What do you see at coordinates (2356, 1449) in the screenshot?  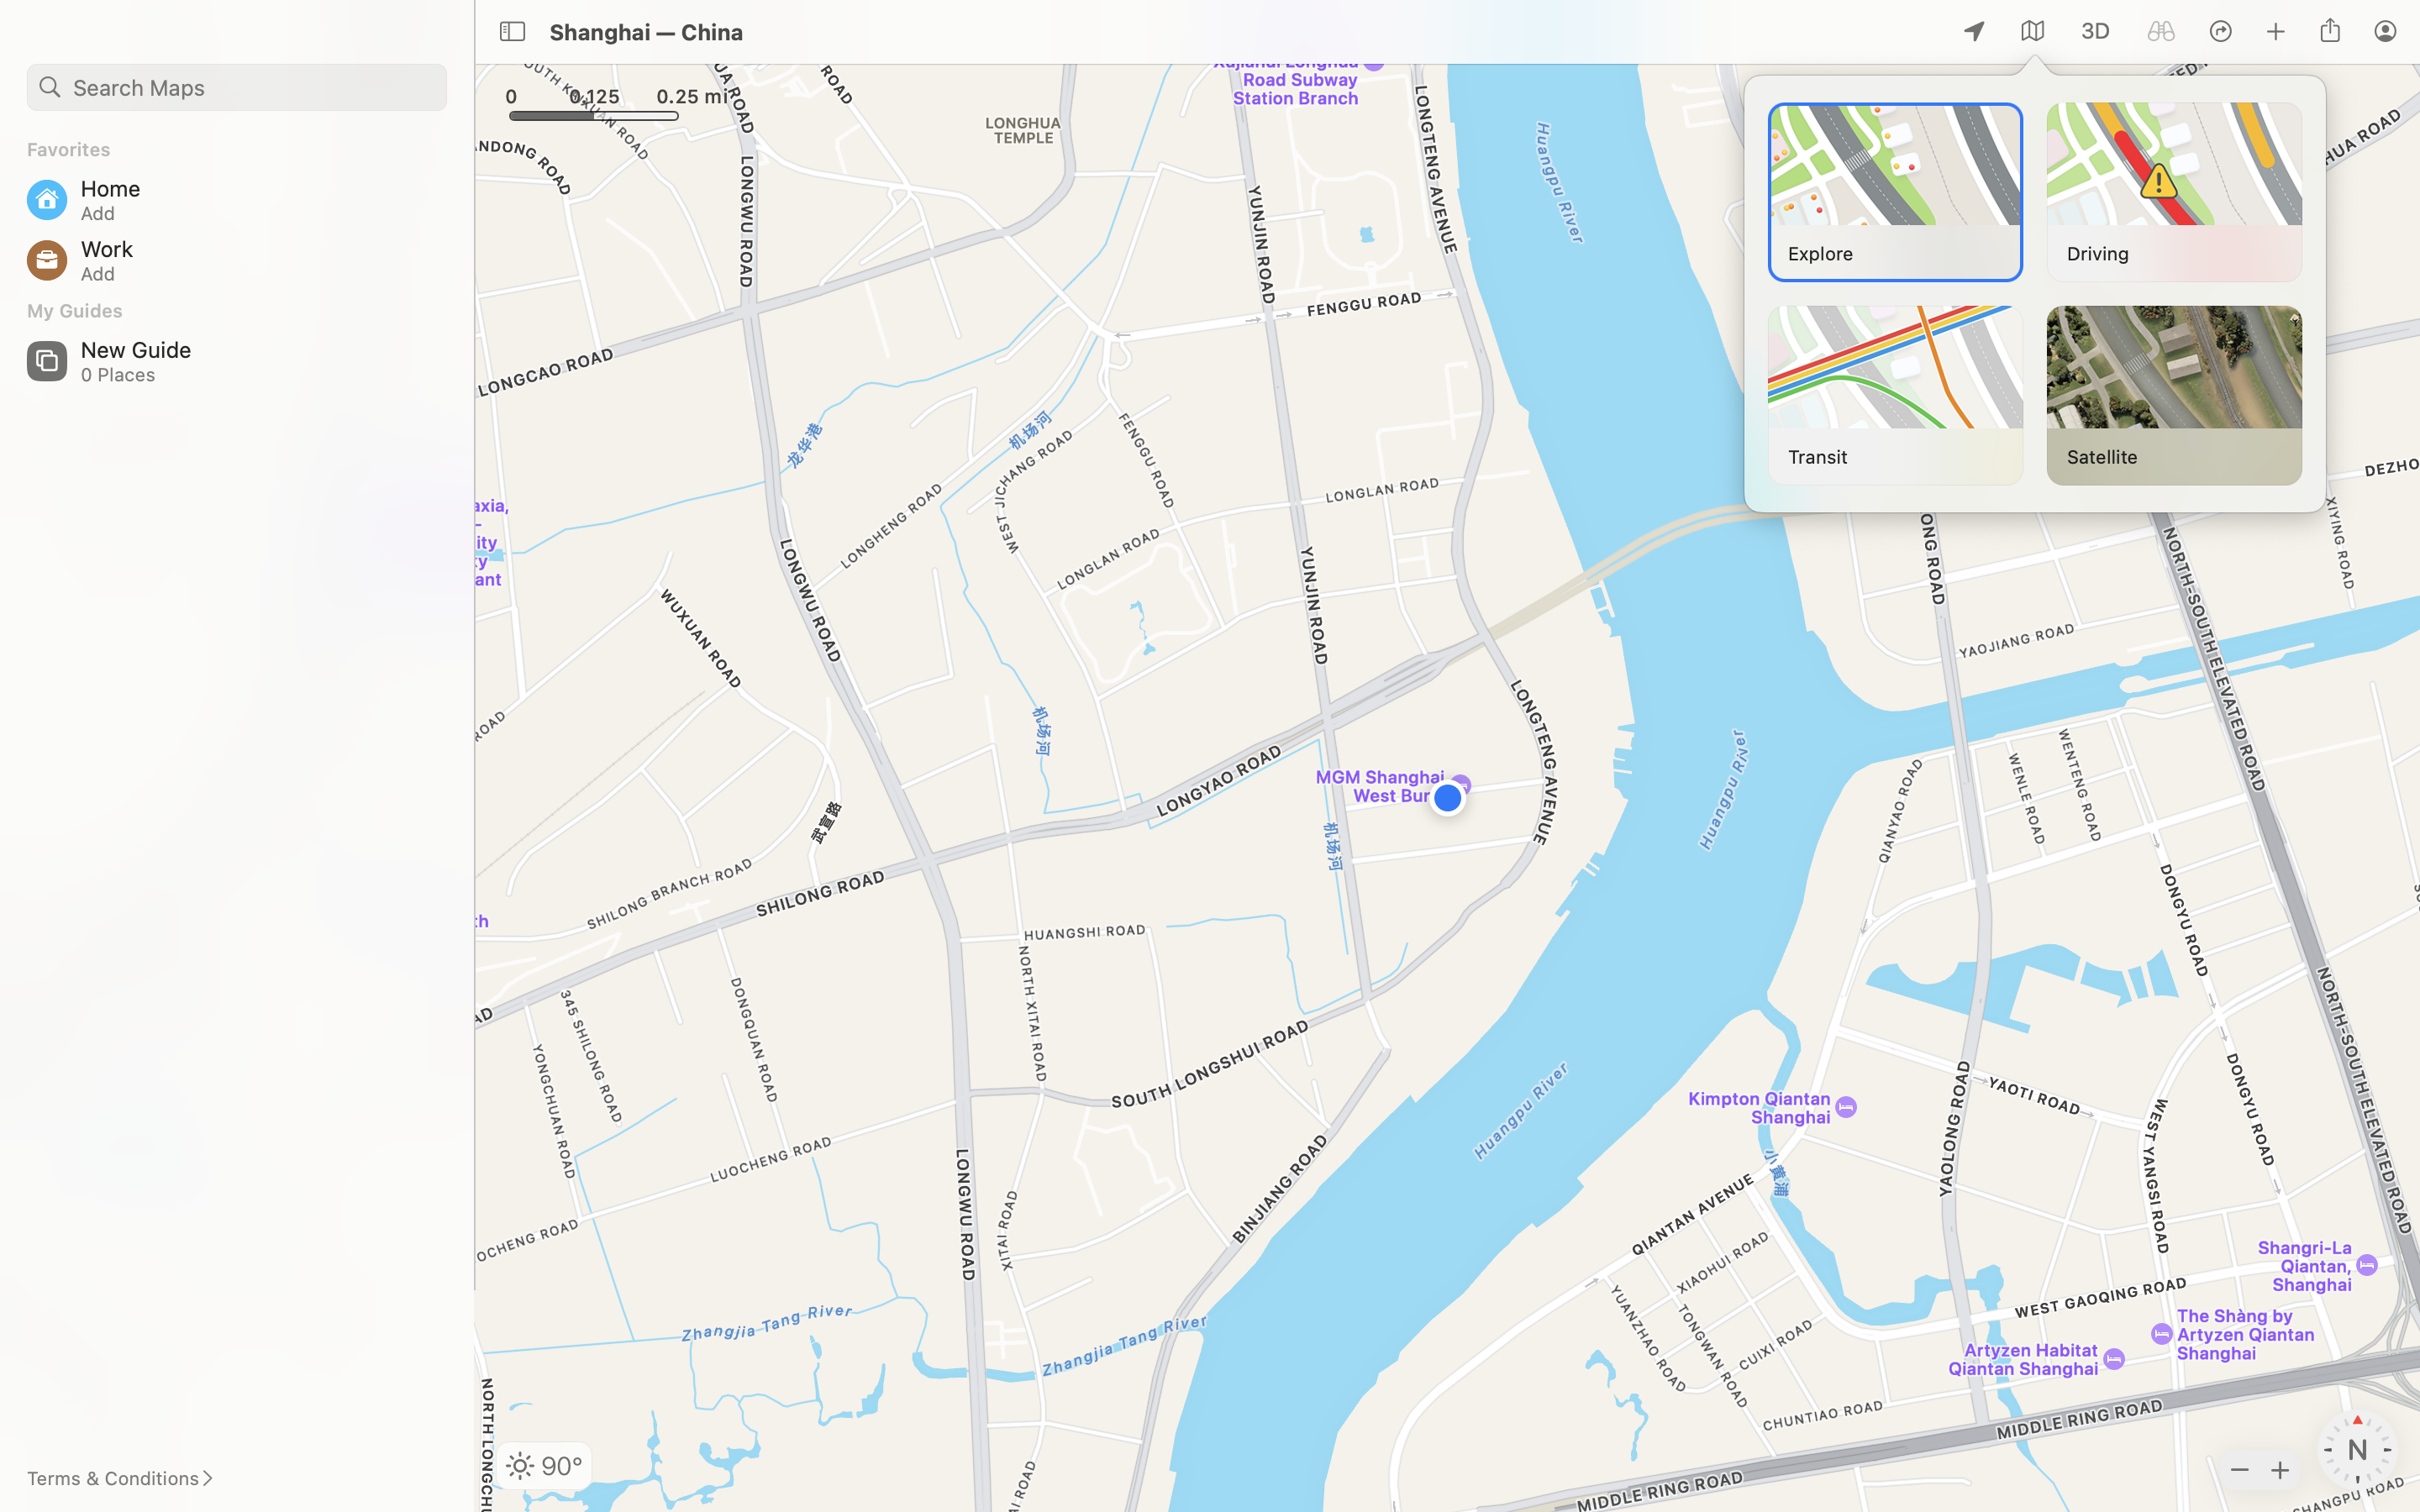 I see `'Heading: 0 degrees North'` at bounding box center [2356, 1449].